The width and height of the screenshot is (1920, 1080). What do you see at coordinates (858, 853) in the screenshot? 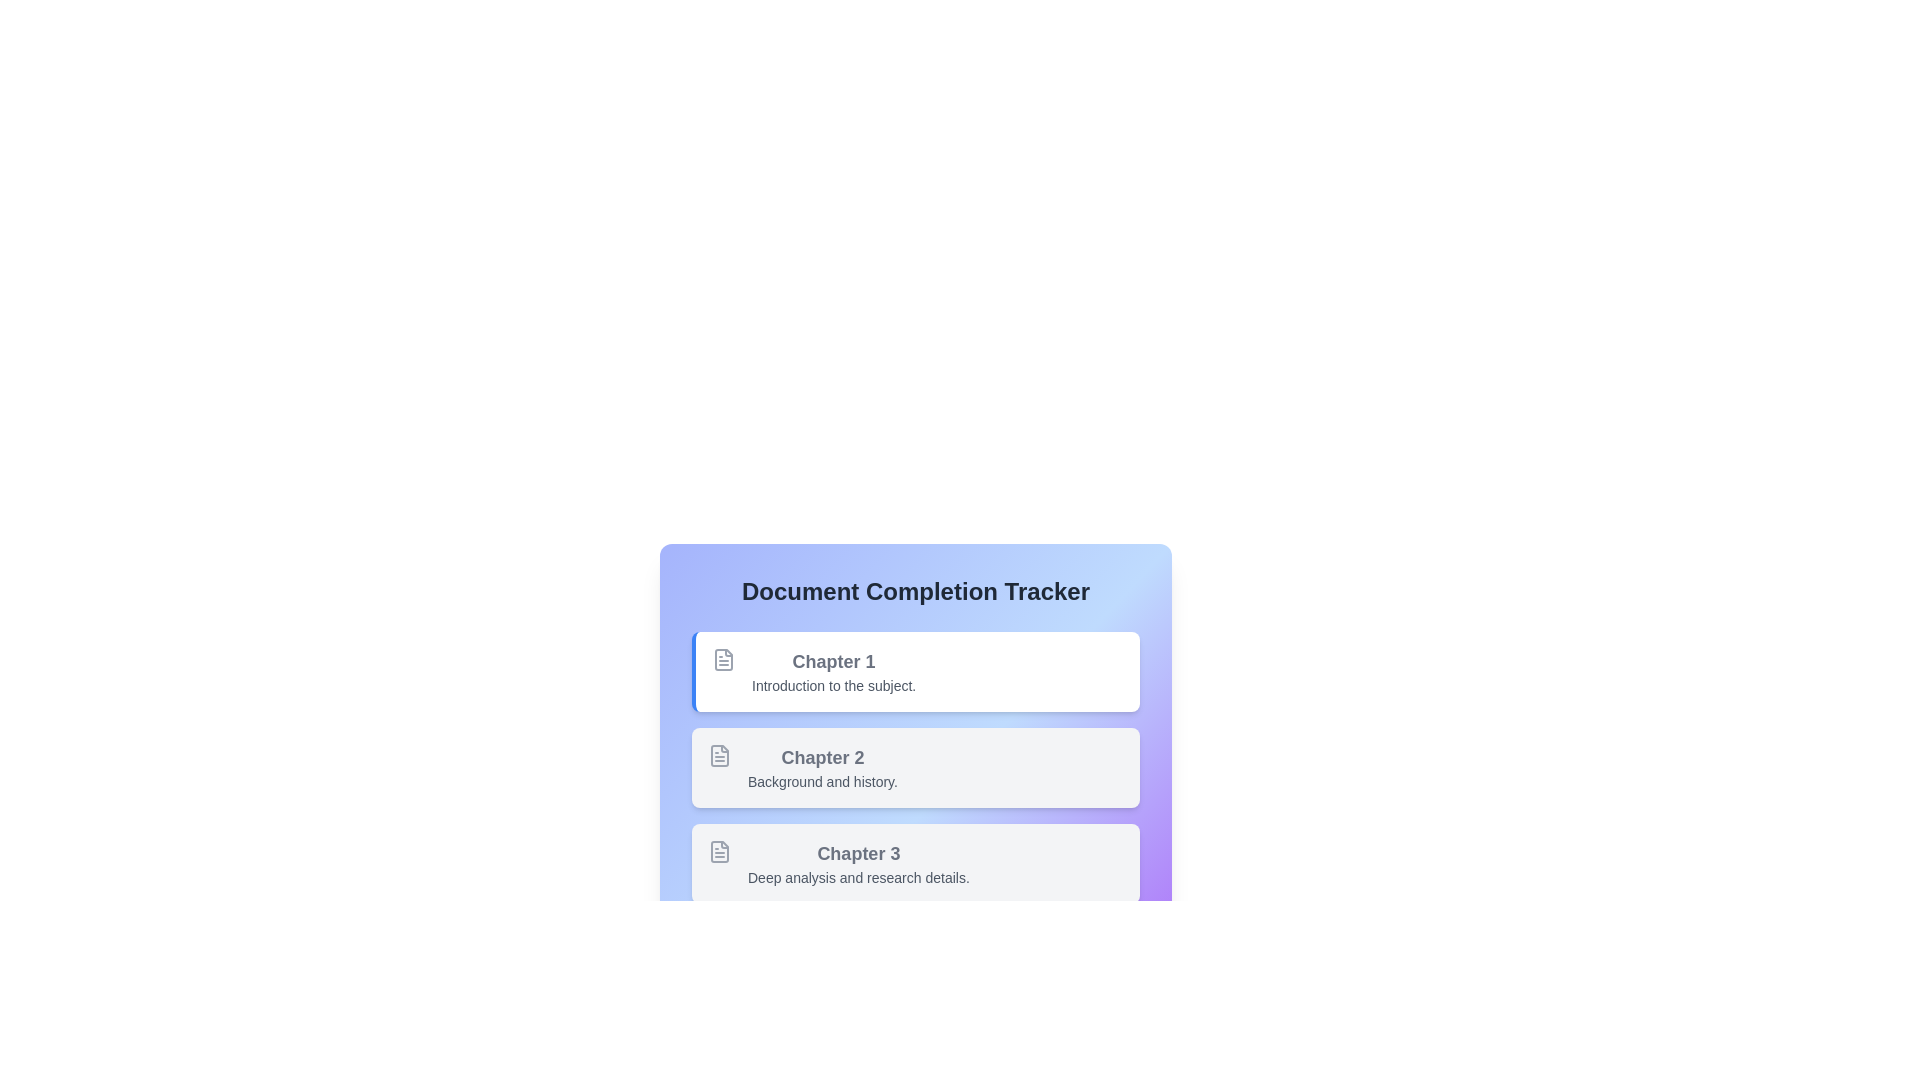
I see `the text label displaying 'Chapter 3' in bold gray font, which is positioned above the description text 'Deep analysis and research details.'` at bounding box center [858, 853].